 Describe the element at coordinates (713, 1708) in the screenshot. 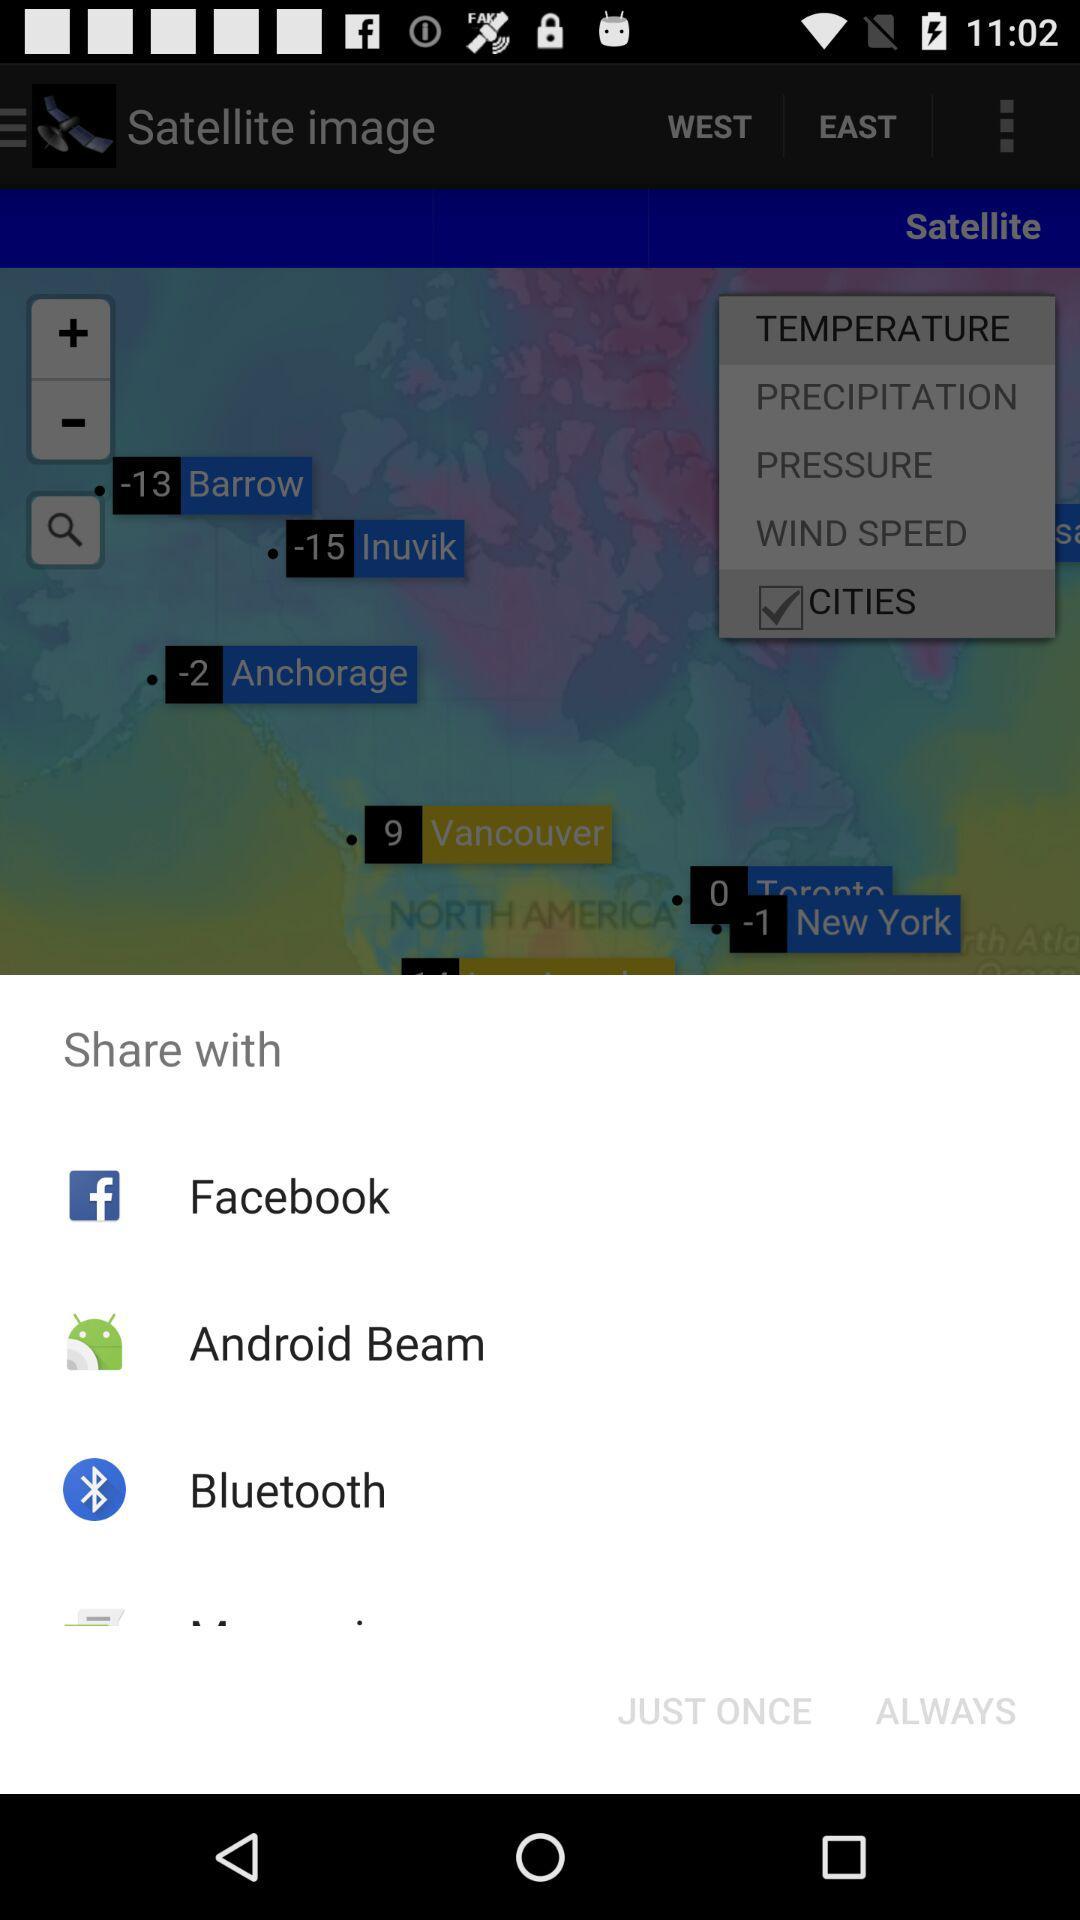

I see `the app next to the messaging` at that location.